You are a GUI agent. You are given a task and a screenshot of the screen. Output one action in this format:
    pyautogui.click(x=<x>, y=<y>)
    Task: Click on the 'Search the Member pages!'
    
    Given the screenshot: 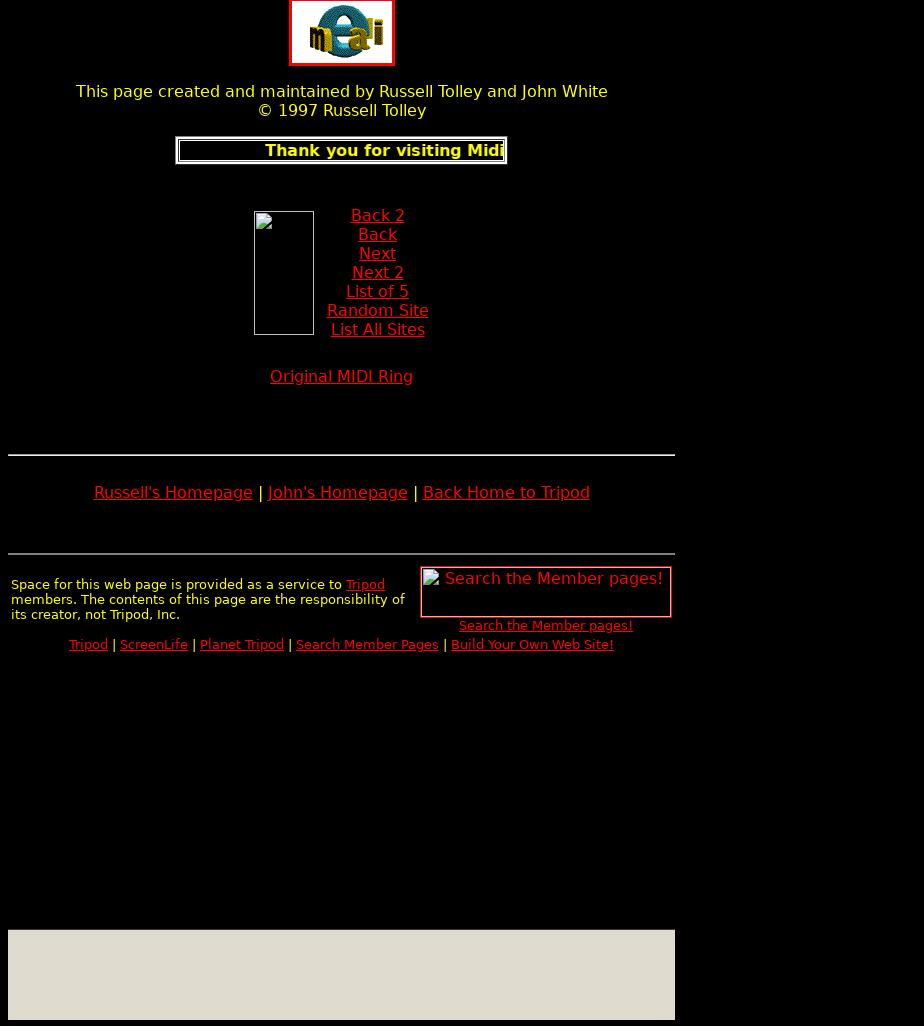 What is the action you would take?
    pyautogui.click(x=545, y=625)
    